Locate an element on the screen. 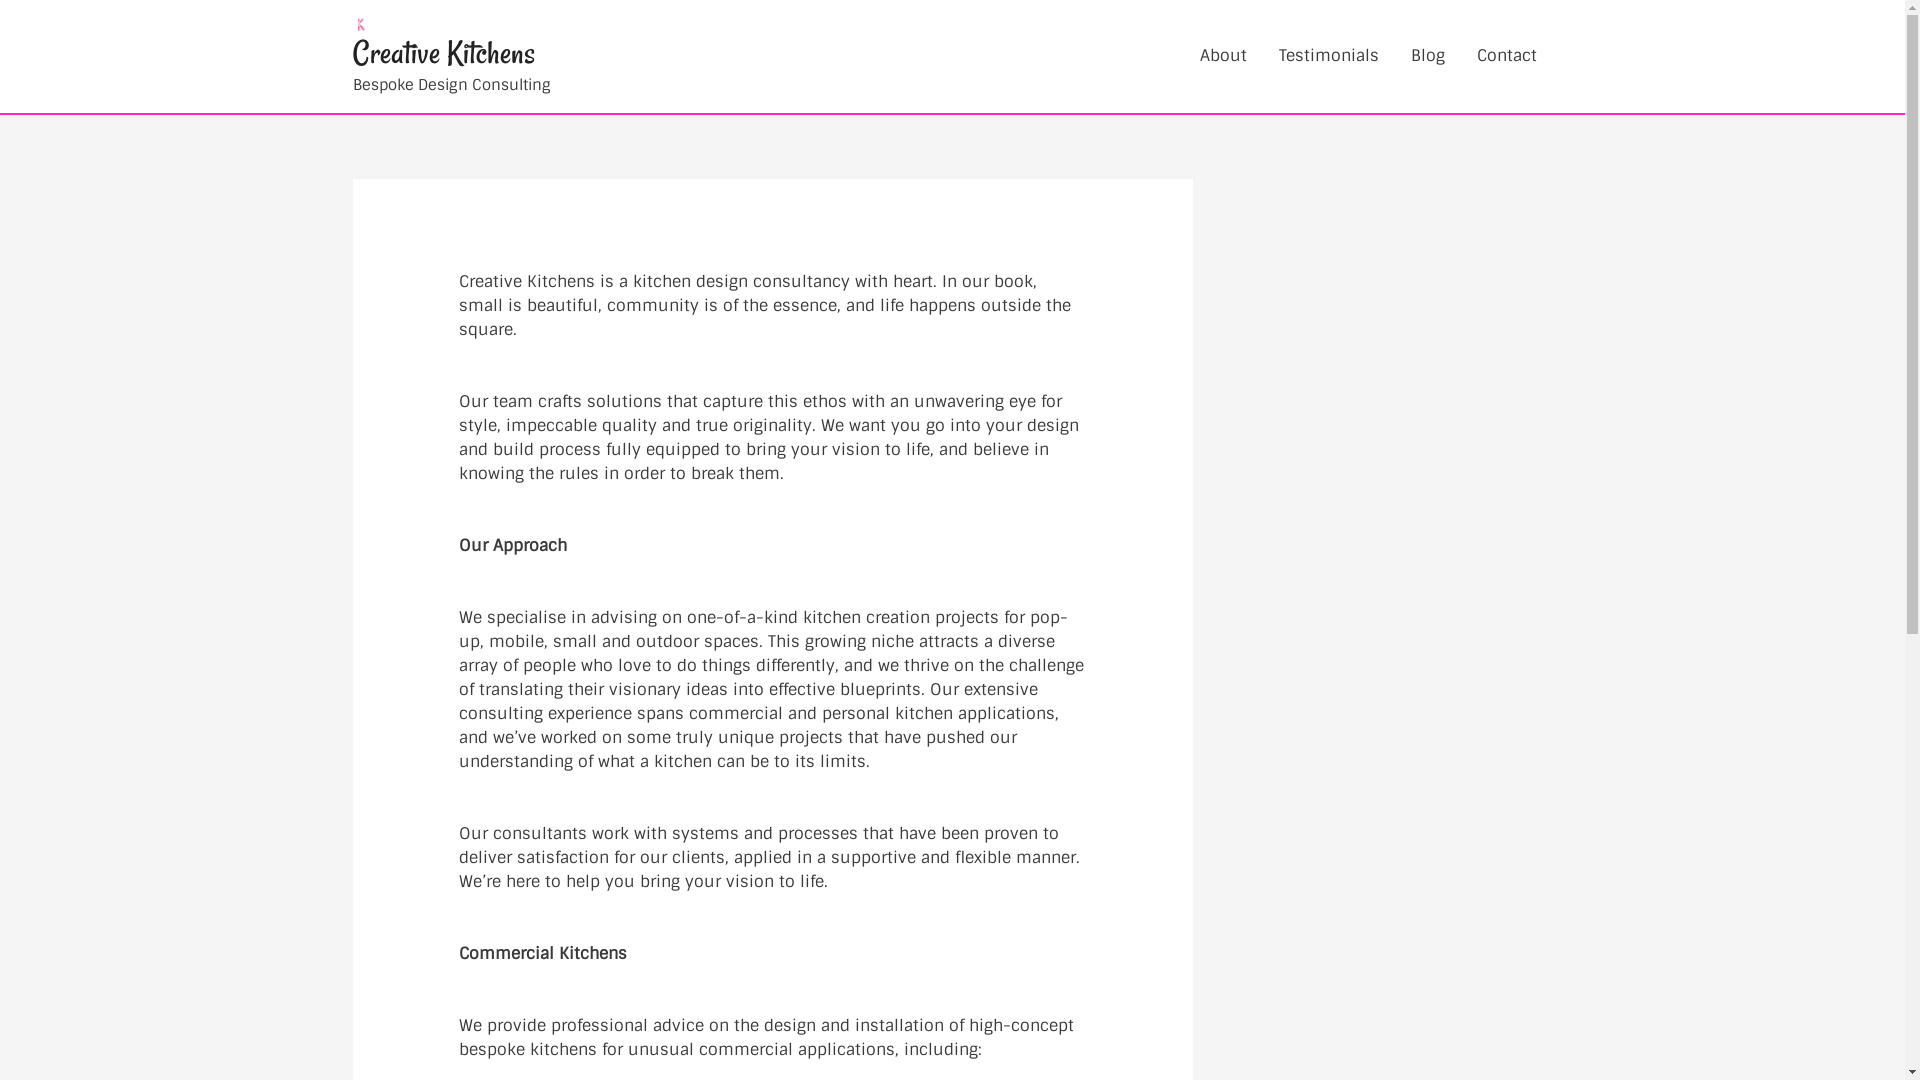 The image size is (1920, 1080). 'Testimonials' is located at coordinates (1261, 55).